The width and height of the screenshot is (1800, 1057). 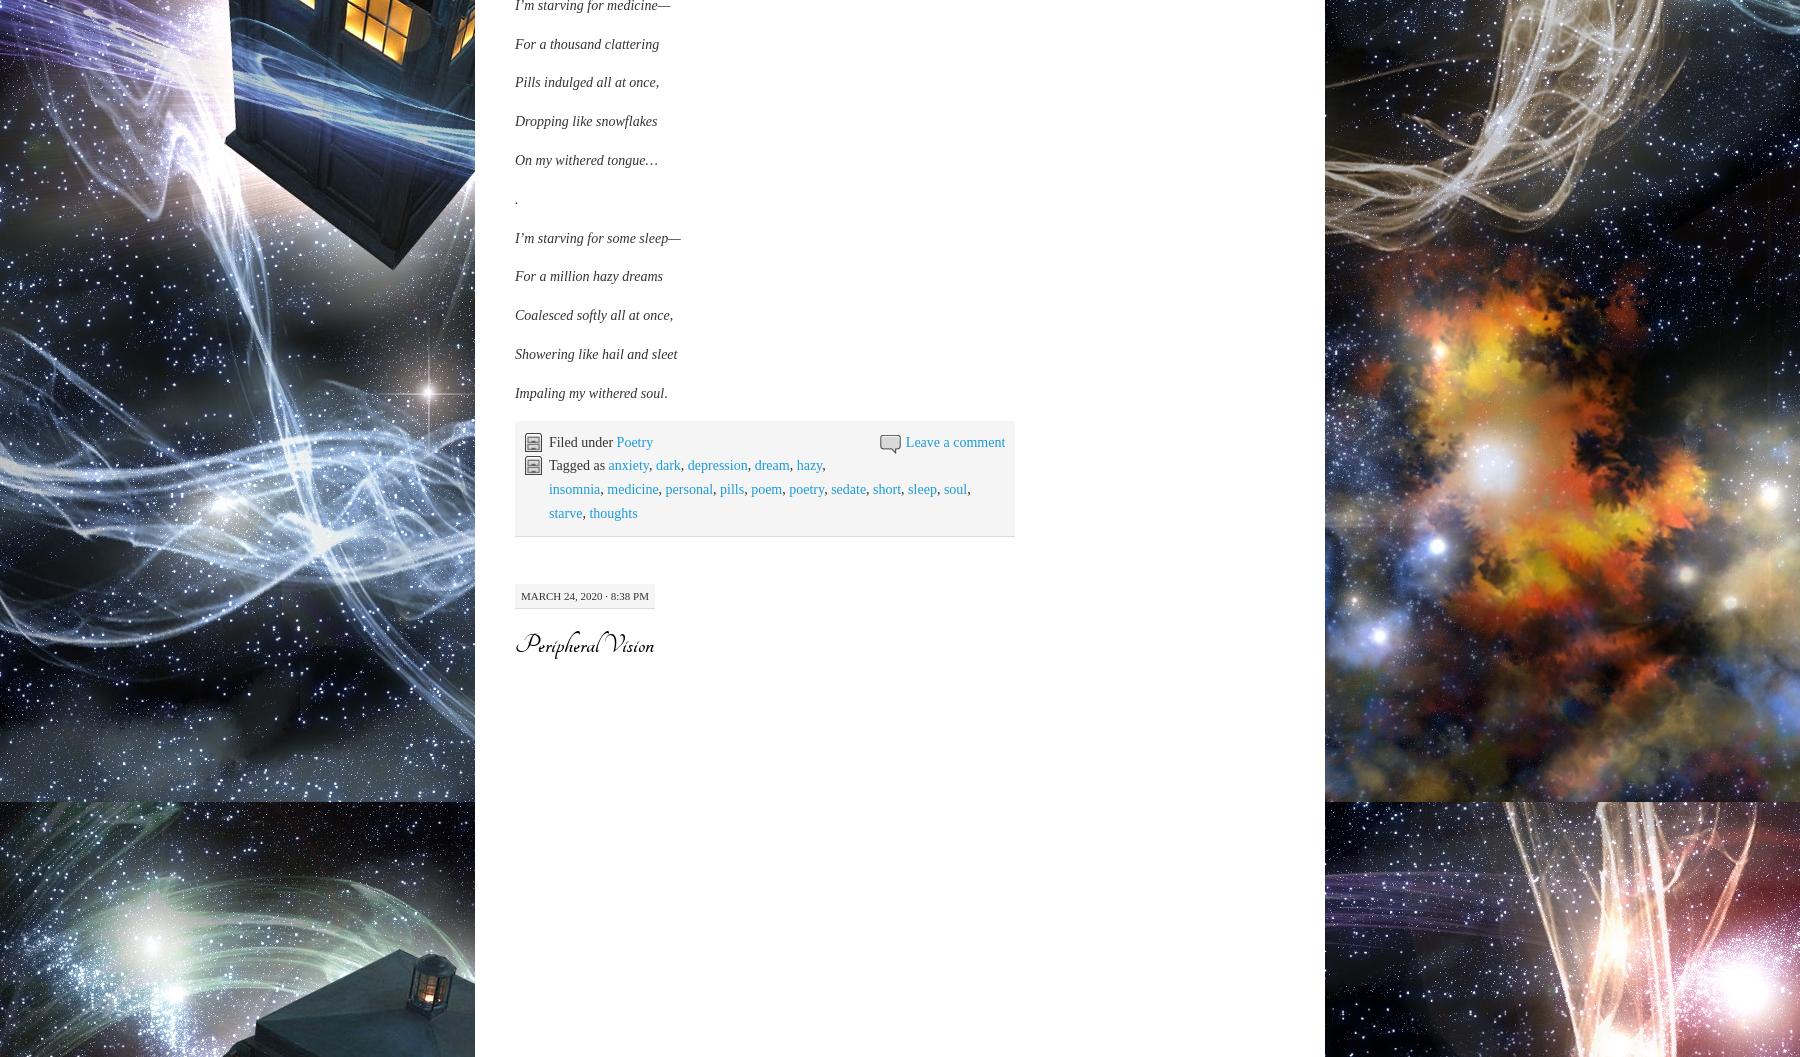 I want to click on 'A renegade dream', so click(x=565, y=732).